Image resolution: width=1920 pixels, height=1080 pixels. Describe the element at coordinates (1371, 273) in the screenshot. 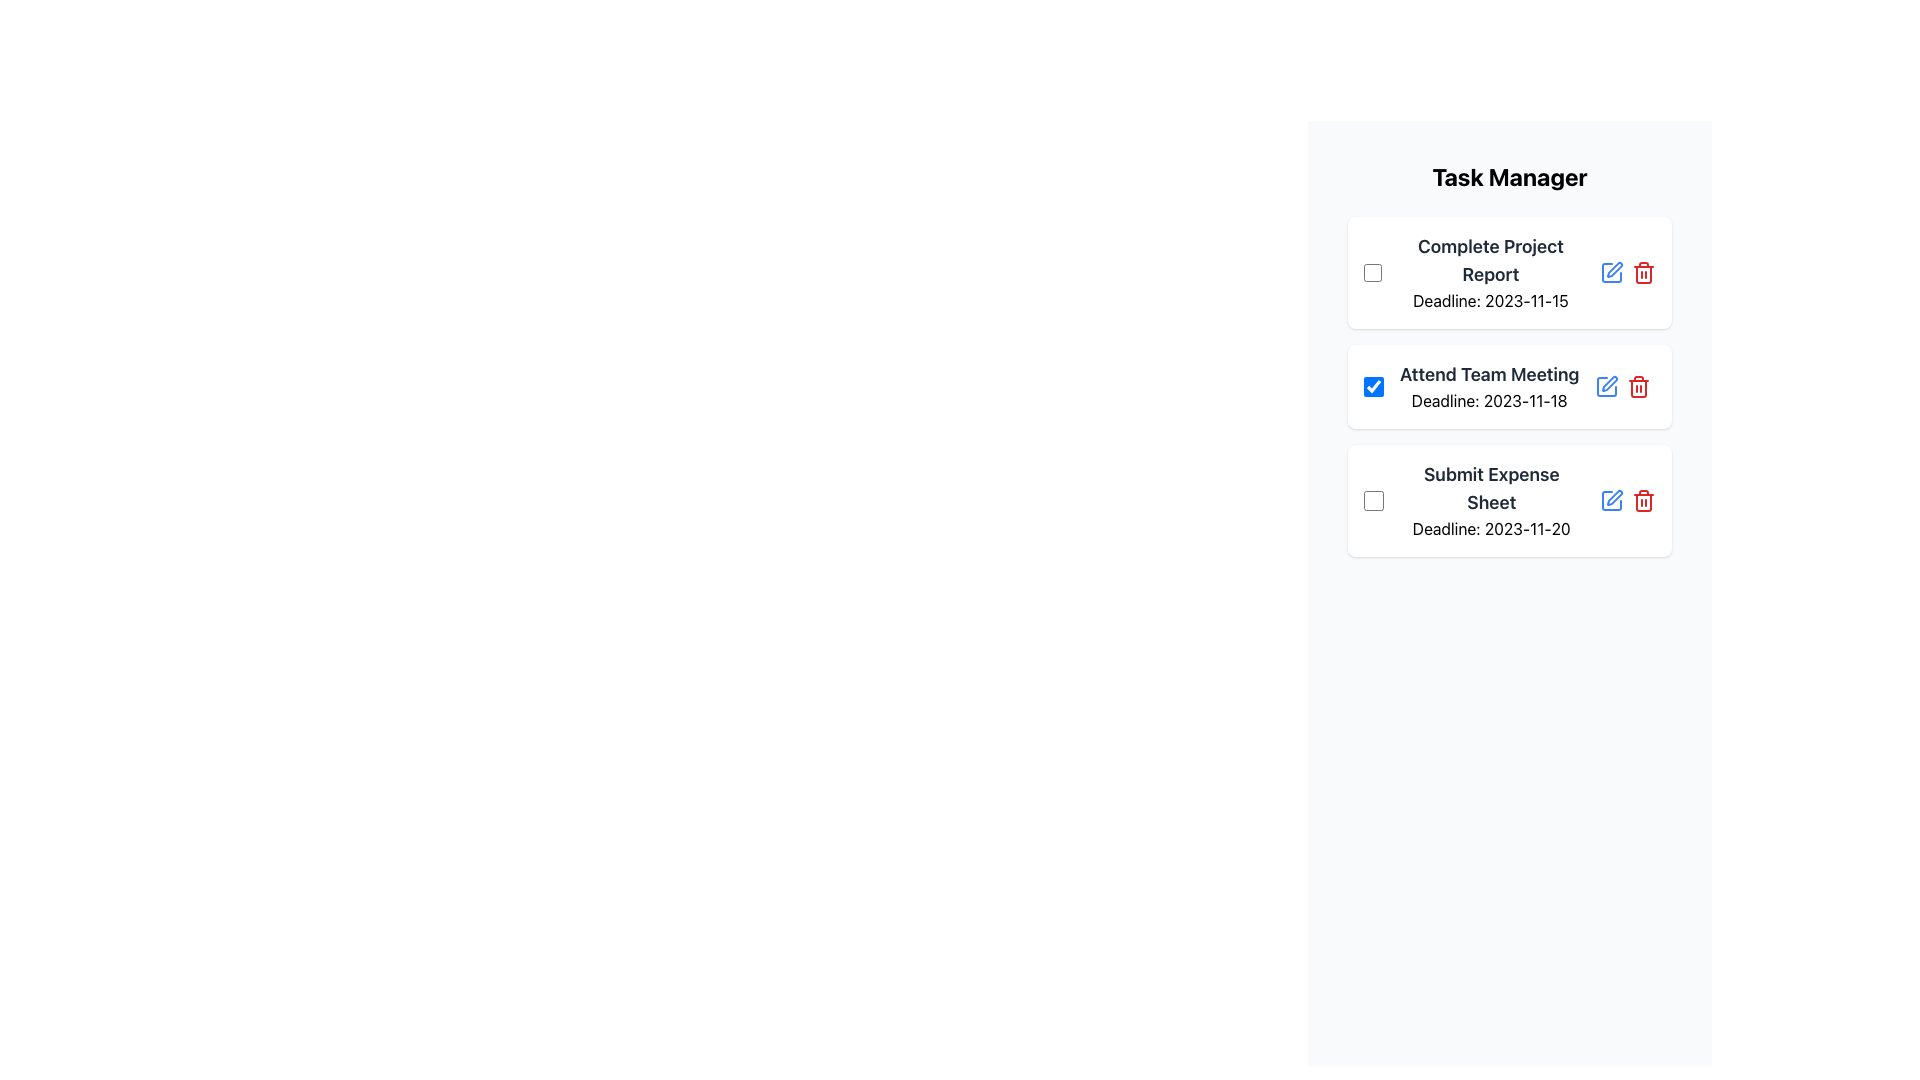

I see `the checkbox located on the left side of the task item box labeled 'Complete Project Report Deadline: 2023-11-15' for keyboard navigation` at that location.